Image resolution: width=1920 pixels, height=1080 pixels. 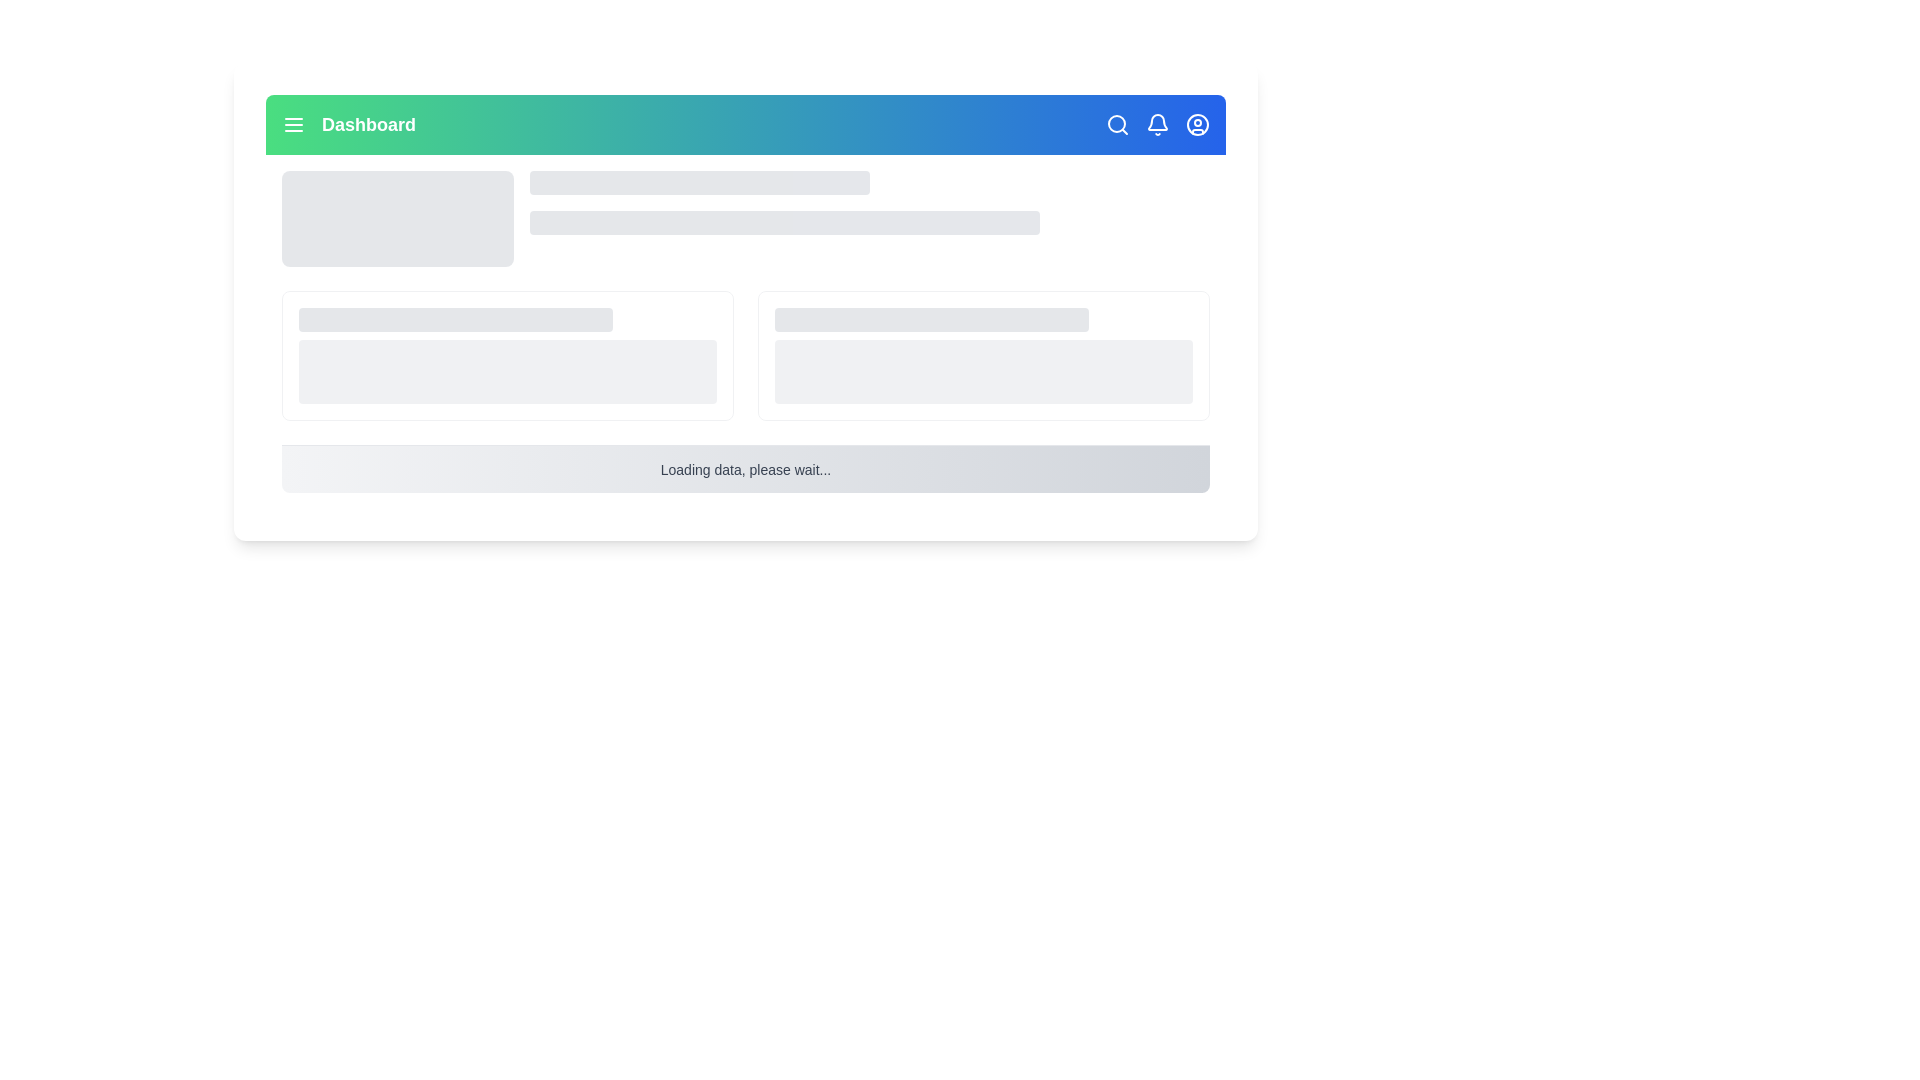 What do you see at coordinates (744, 469) in the screenshot?
I see `the static text label that displays the message 'Loading data, please wait...' located at the bottom part of the content area` at bounding box center [744, 469].